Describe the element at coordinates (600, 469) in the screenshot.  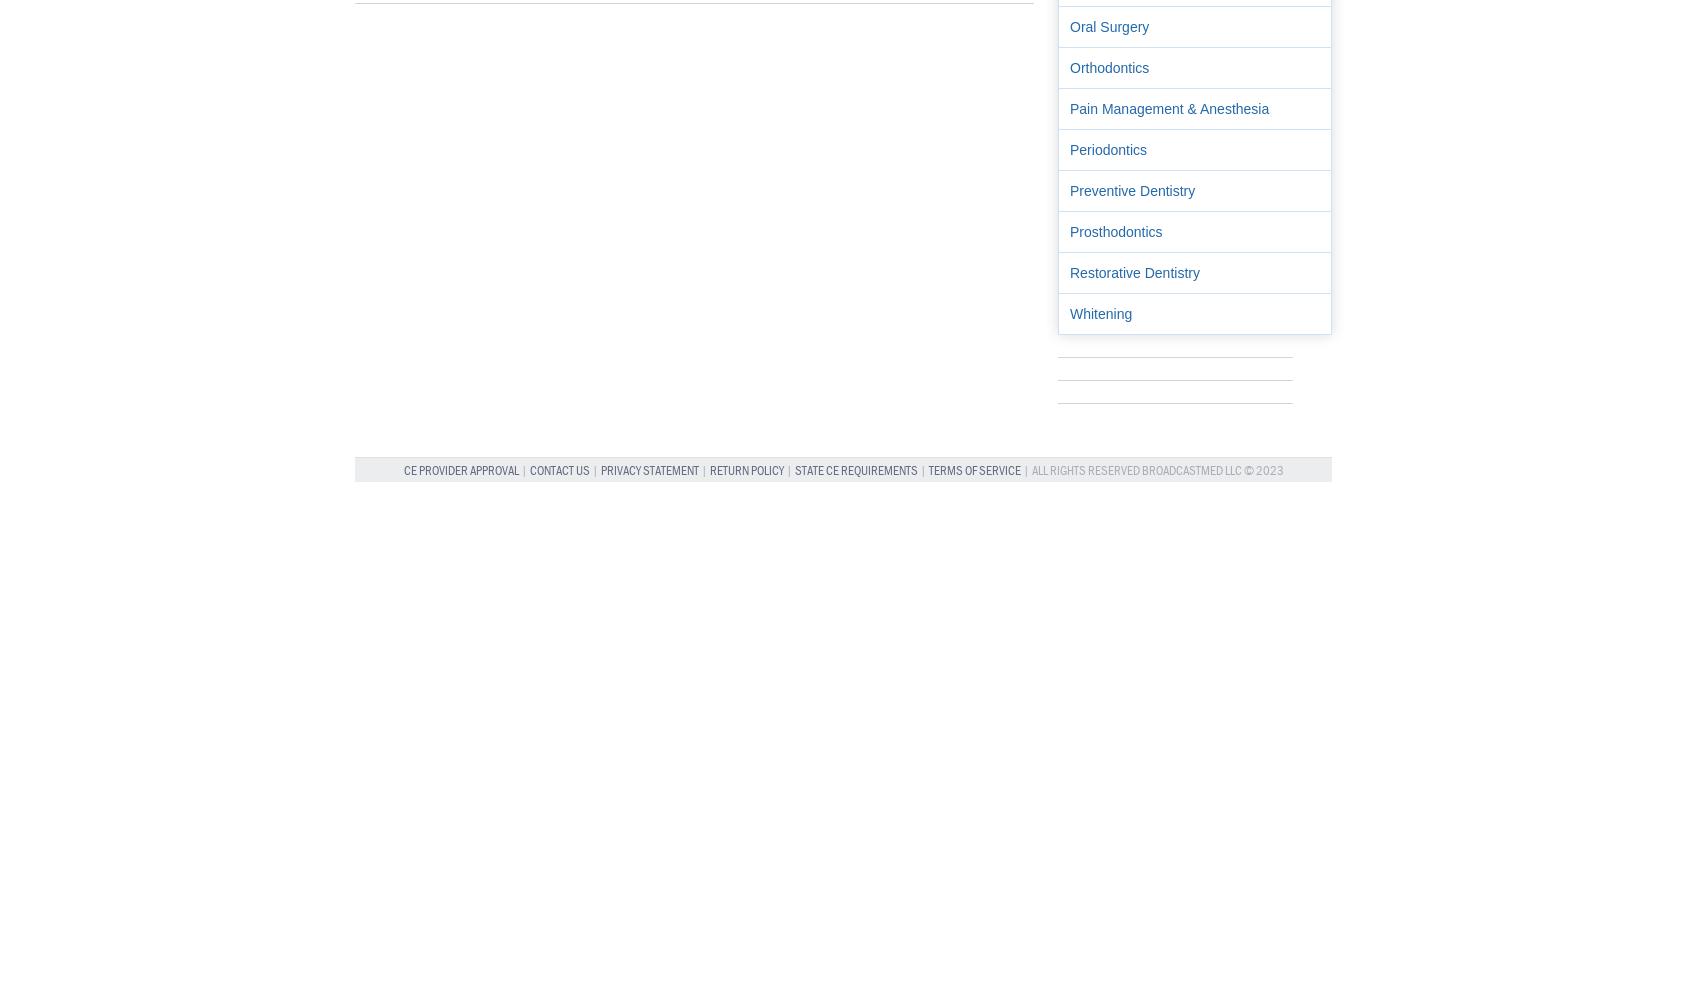
I see `'Privacy Statement'` at that location.